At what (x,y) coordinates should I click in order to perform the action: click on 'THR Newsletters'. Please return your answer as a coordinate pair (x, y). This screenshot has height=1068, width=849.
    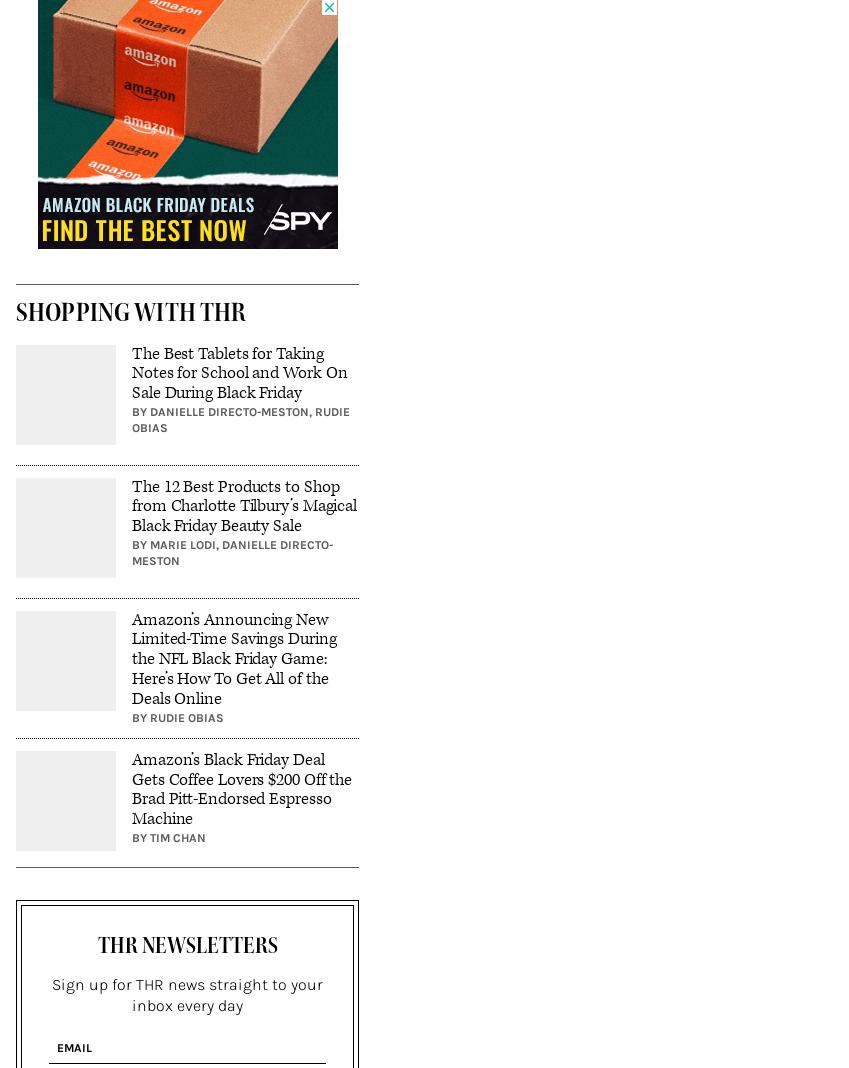
    Looking at the image, I should click on (187, 944).